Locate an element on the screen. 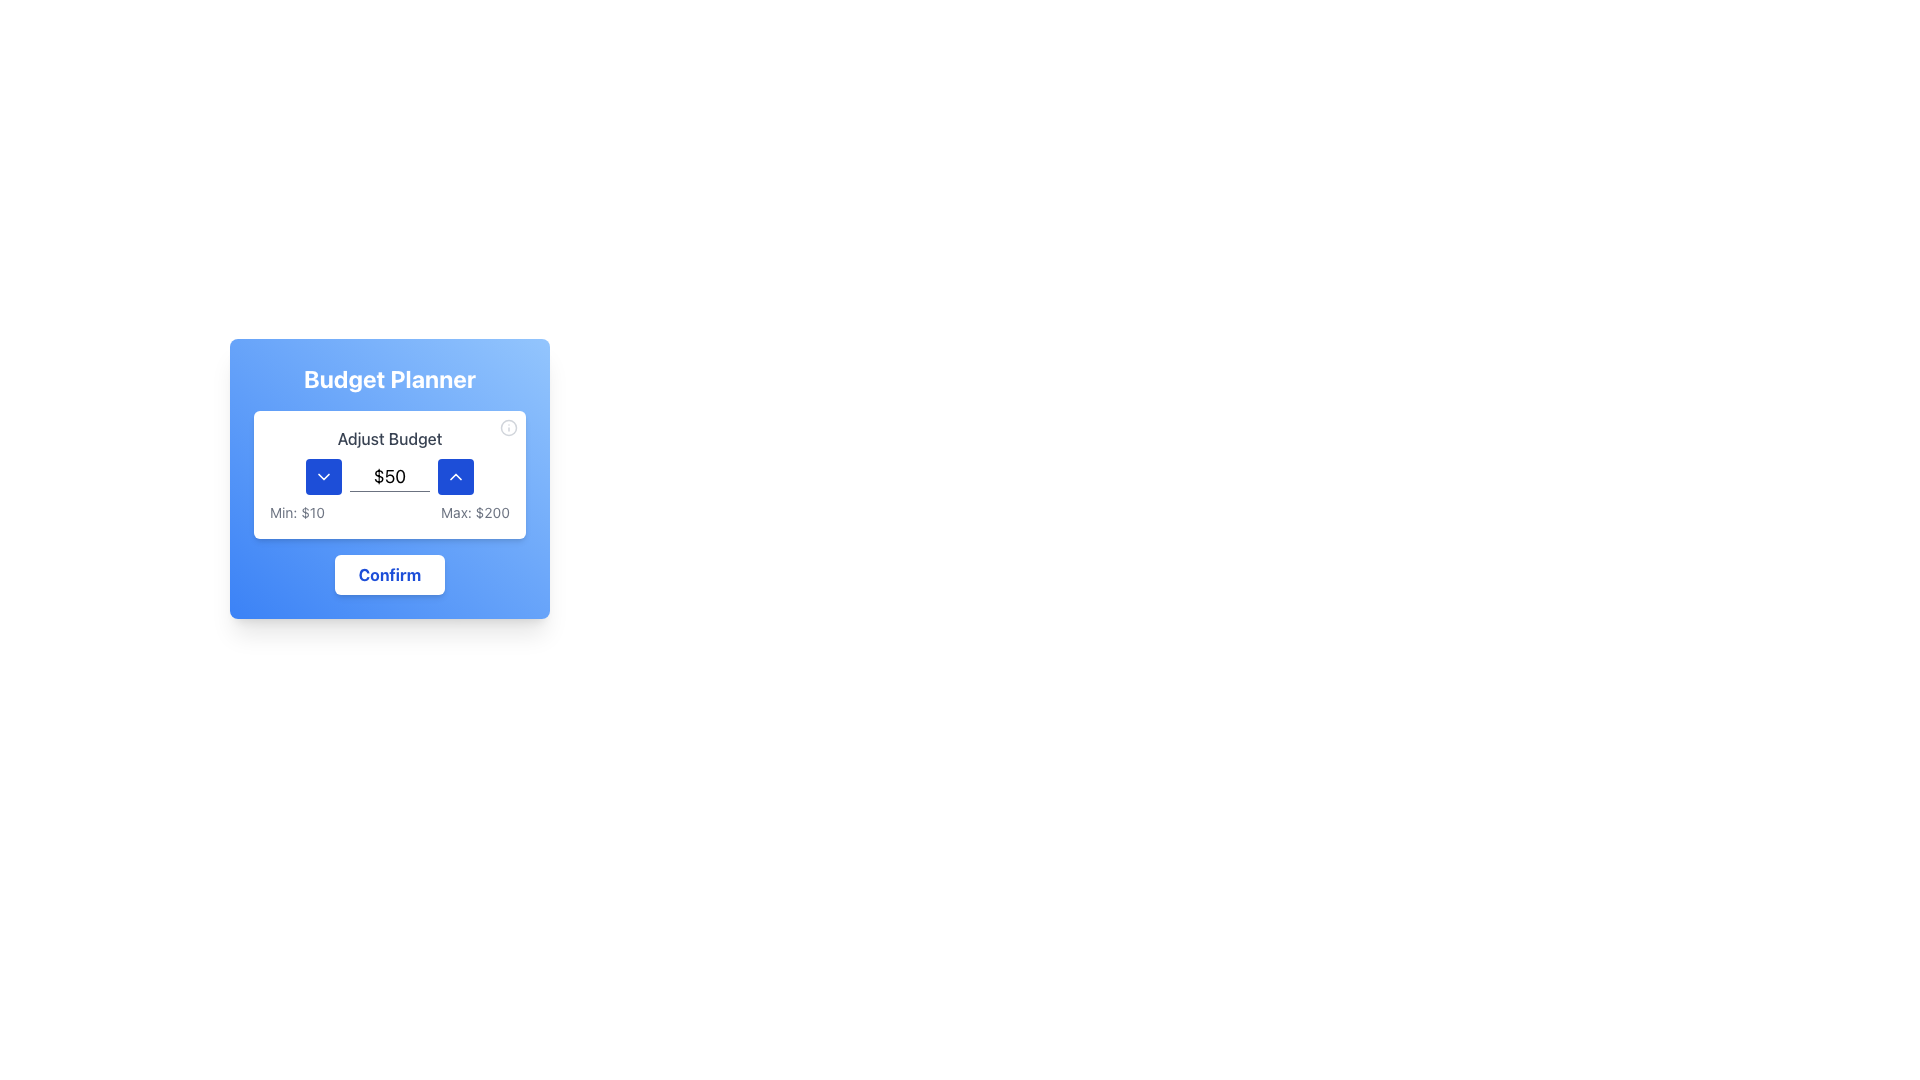 Image resolution: width=1920 pixels, height=1080 pixels. the text input field for monetary value adjustment located between the down-arrow button and the up-arrow button is located at coordinates (389, 477).